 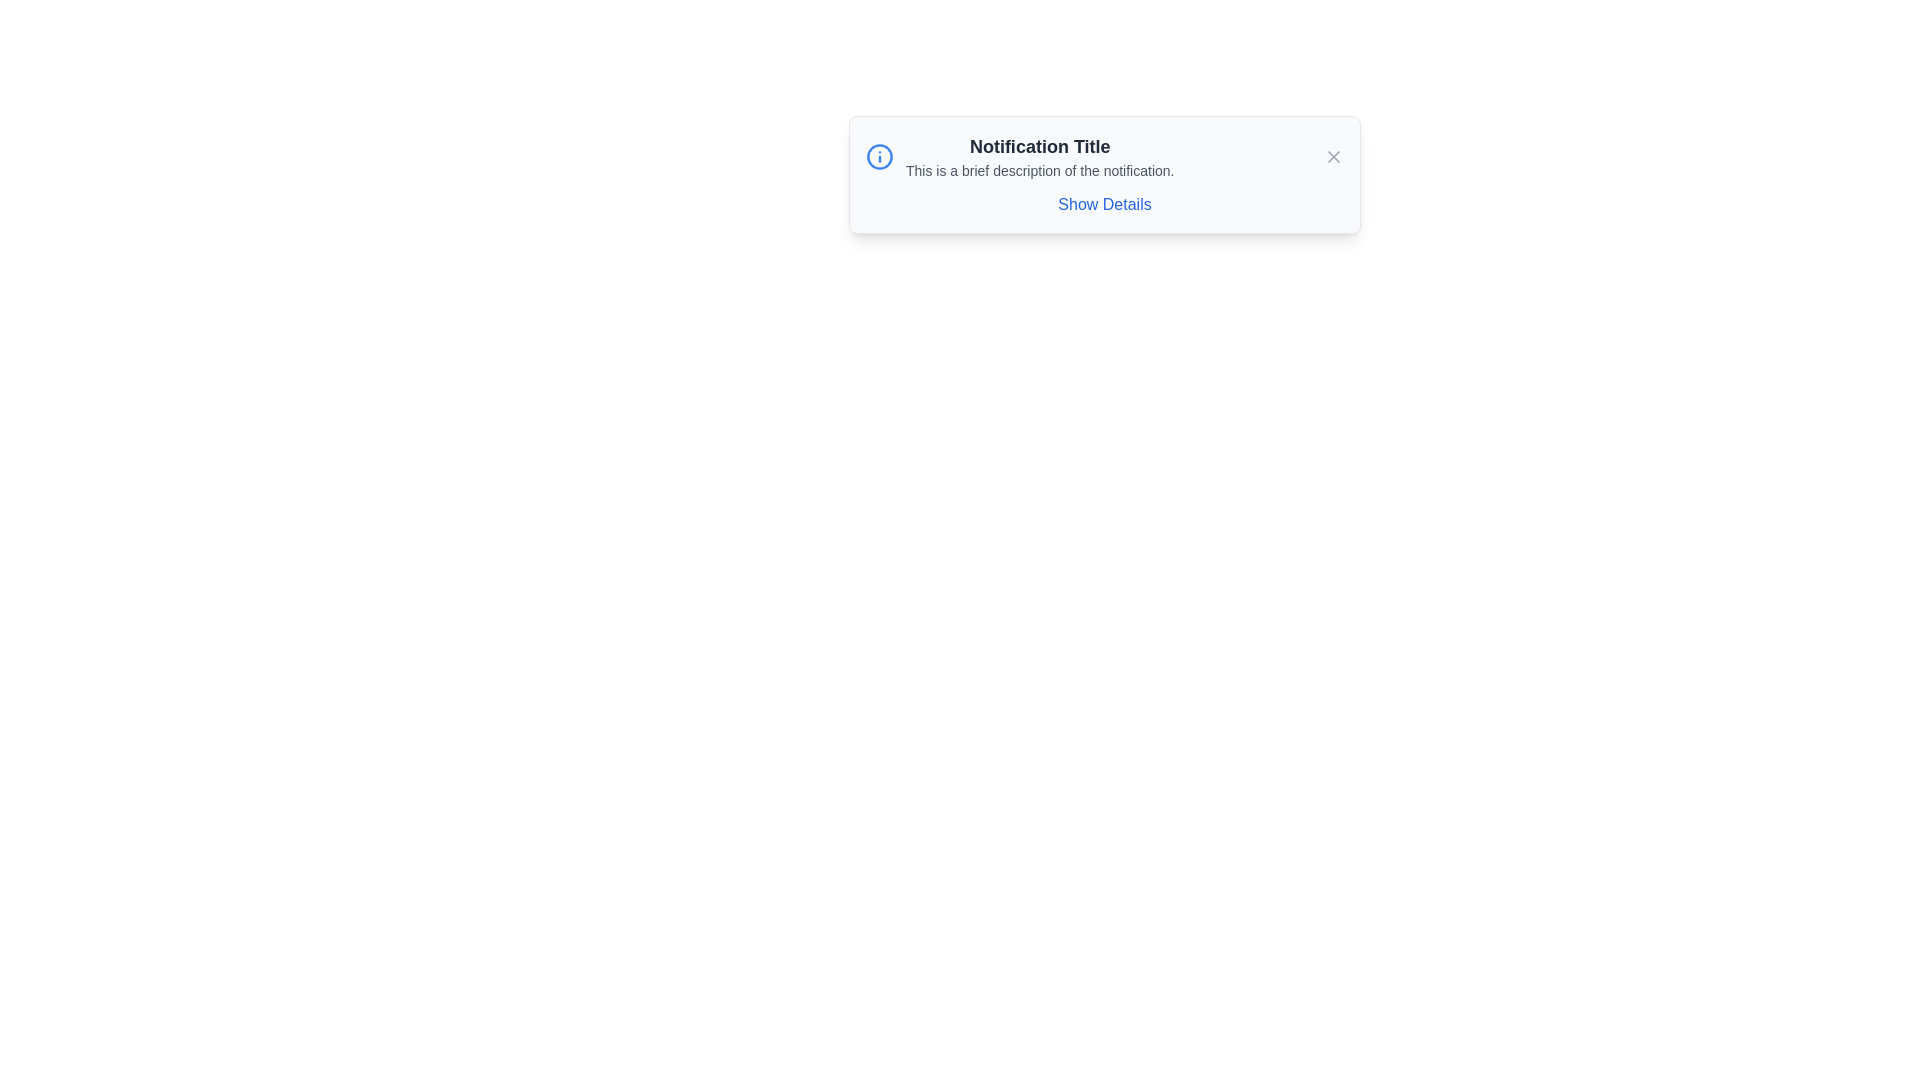 What do you see at coordinates (1103, 204) in the screenshot?
I see `the blue-colored text link labeled 'Show Details' at the bottom-center of the notification card` at bounding box center [1103, 204].